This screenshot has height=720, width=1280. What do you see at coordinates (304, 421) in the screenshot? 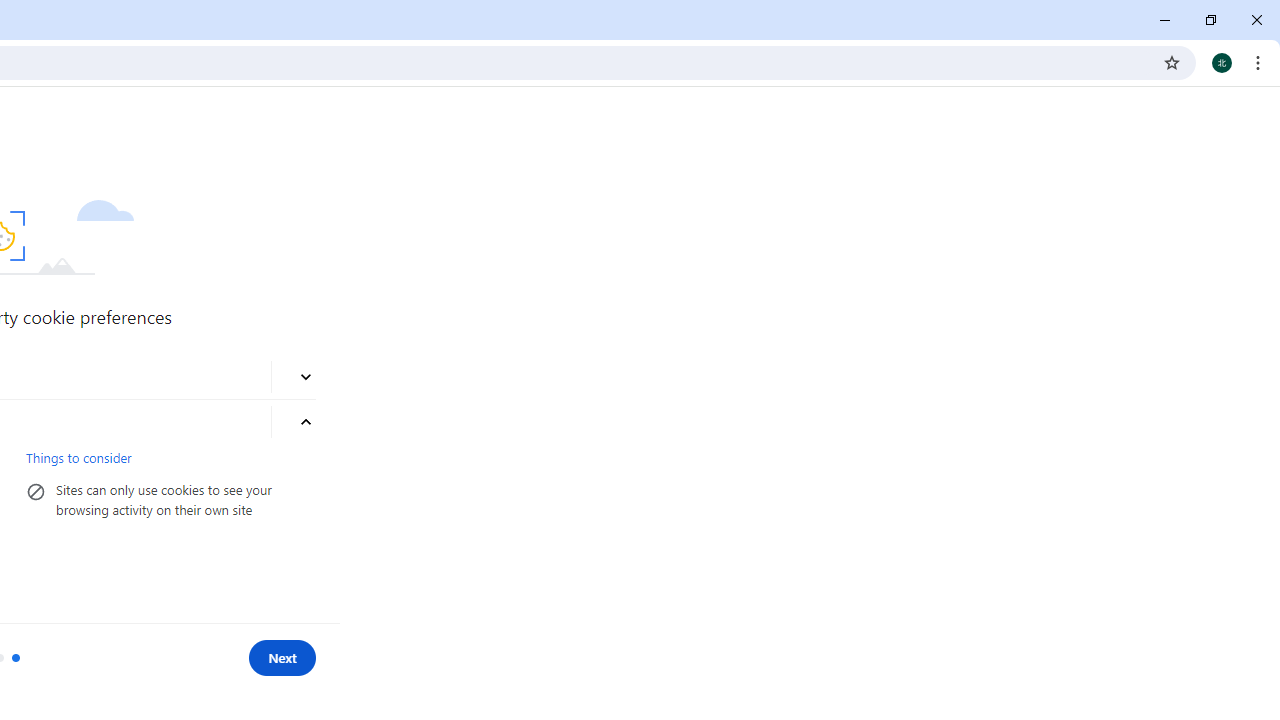
I see `'More about blocking third-party cookies'` at bounding box center [304, 421].